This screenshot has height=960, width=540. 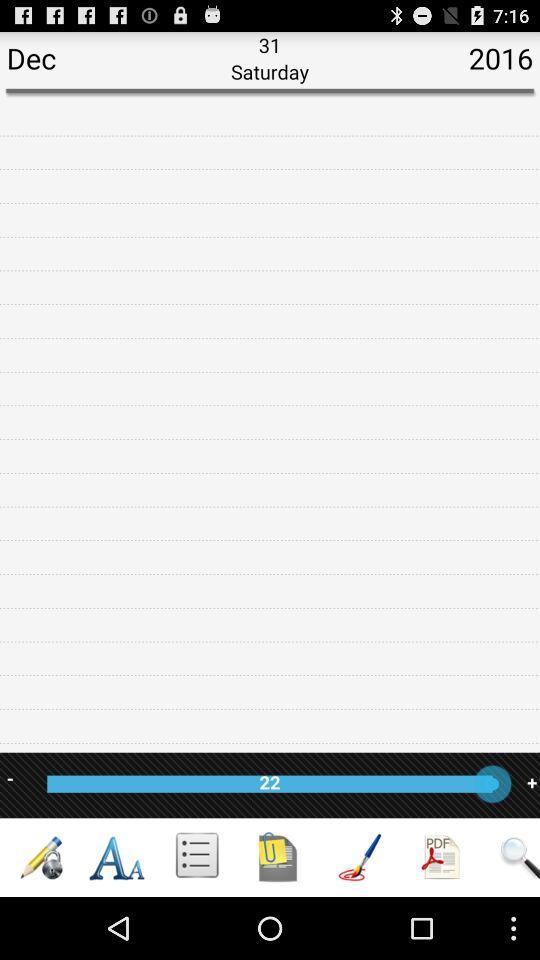 What do you see at coordinates (116, 917) in the screenshot?
I see `the font icon` at bounding box center [116, 917].